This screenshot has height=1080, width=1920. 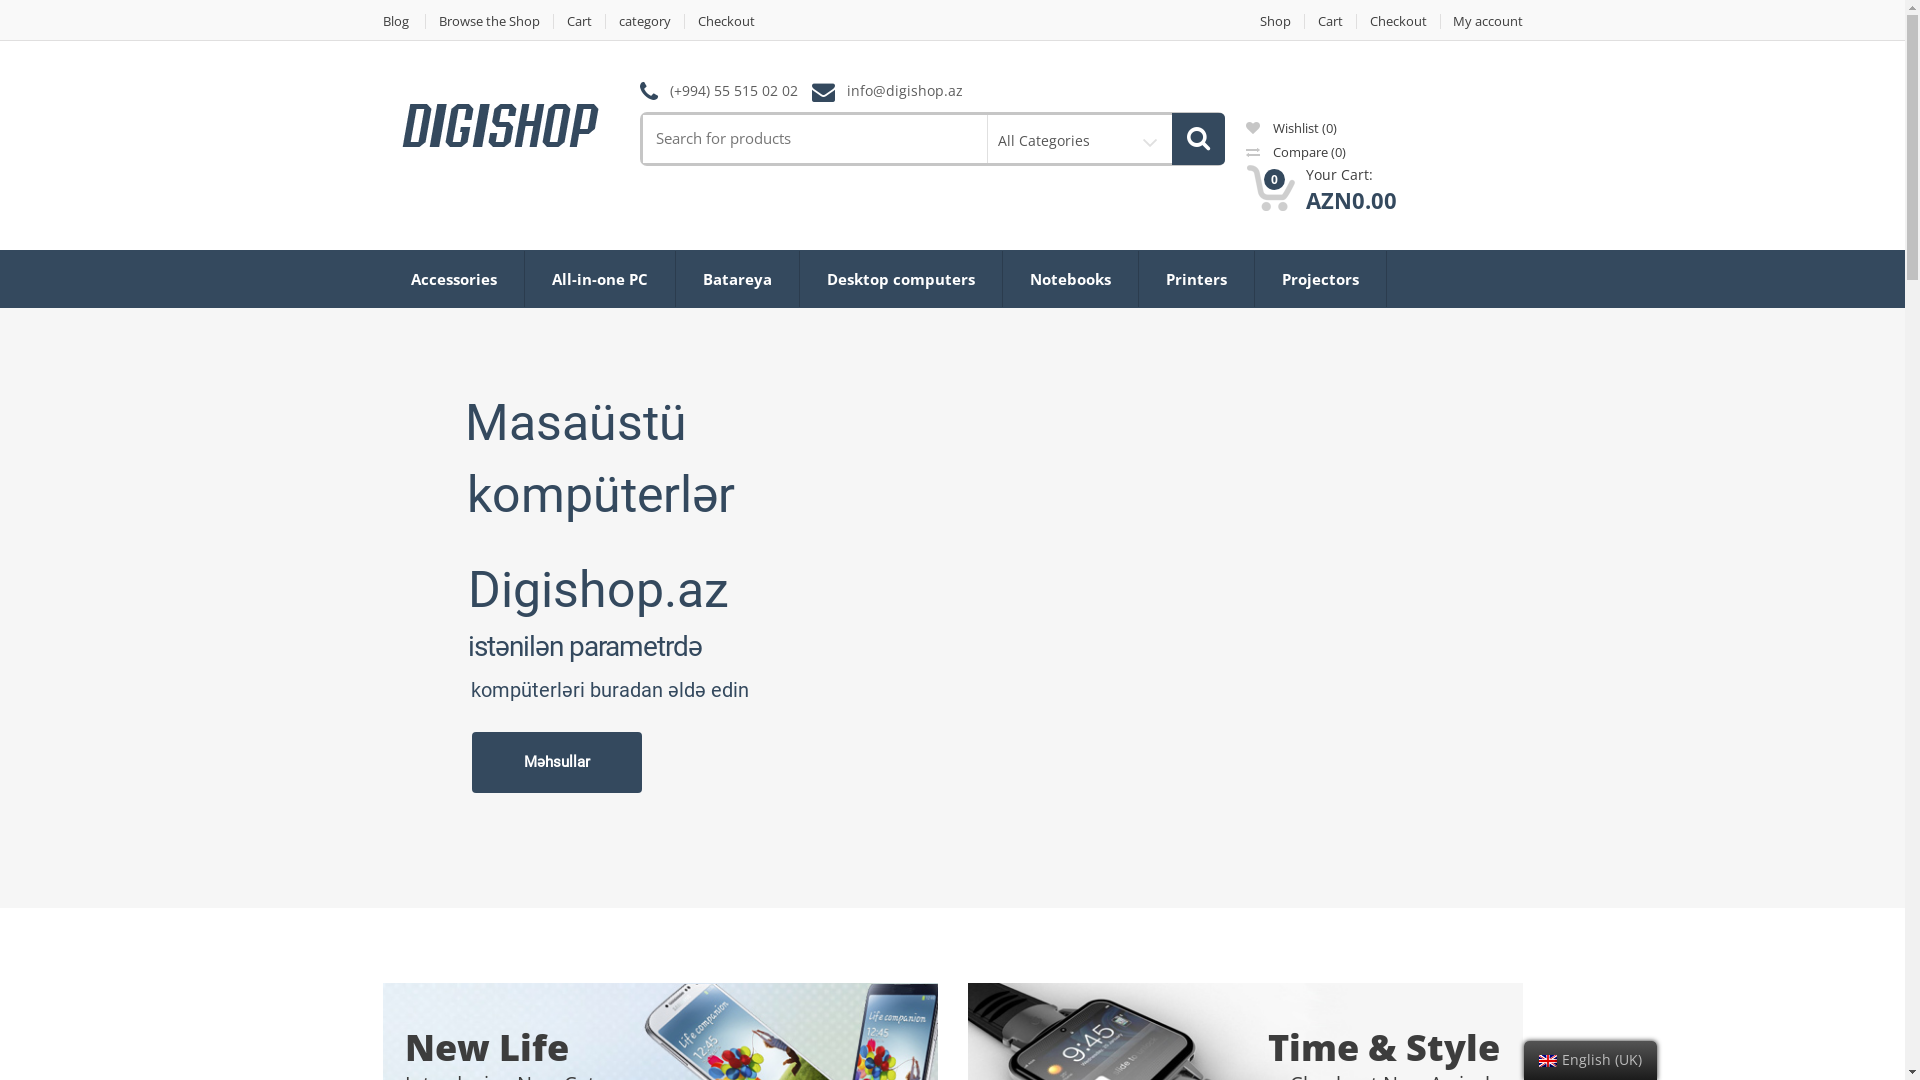 I want to click on 'category', so click(x=645, y=21).